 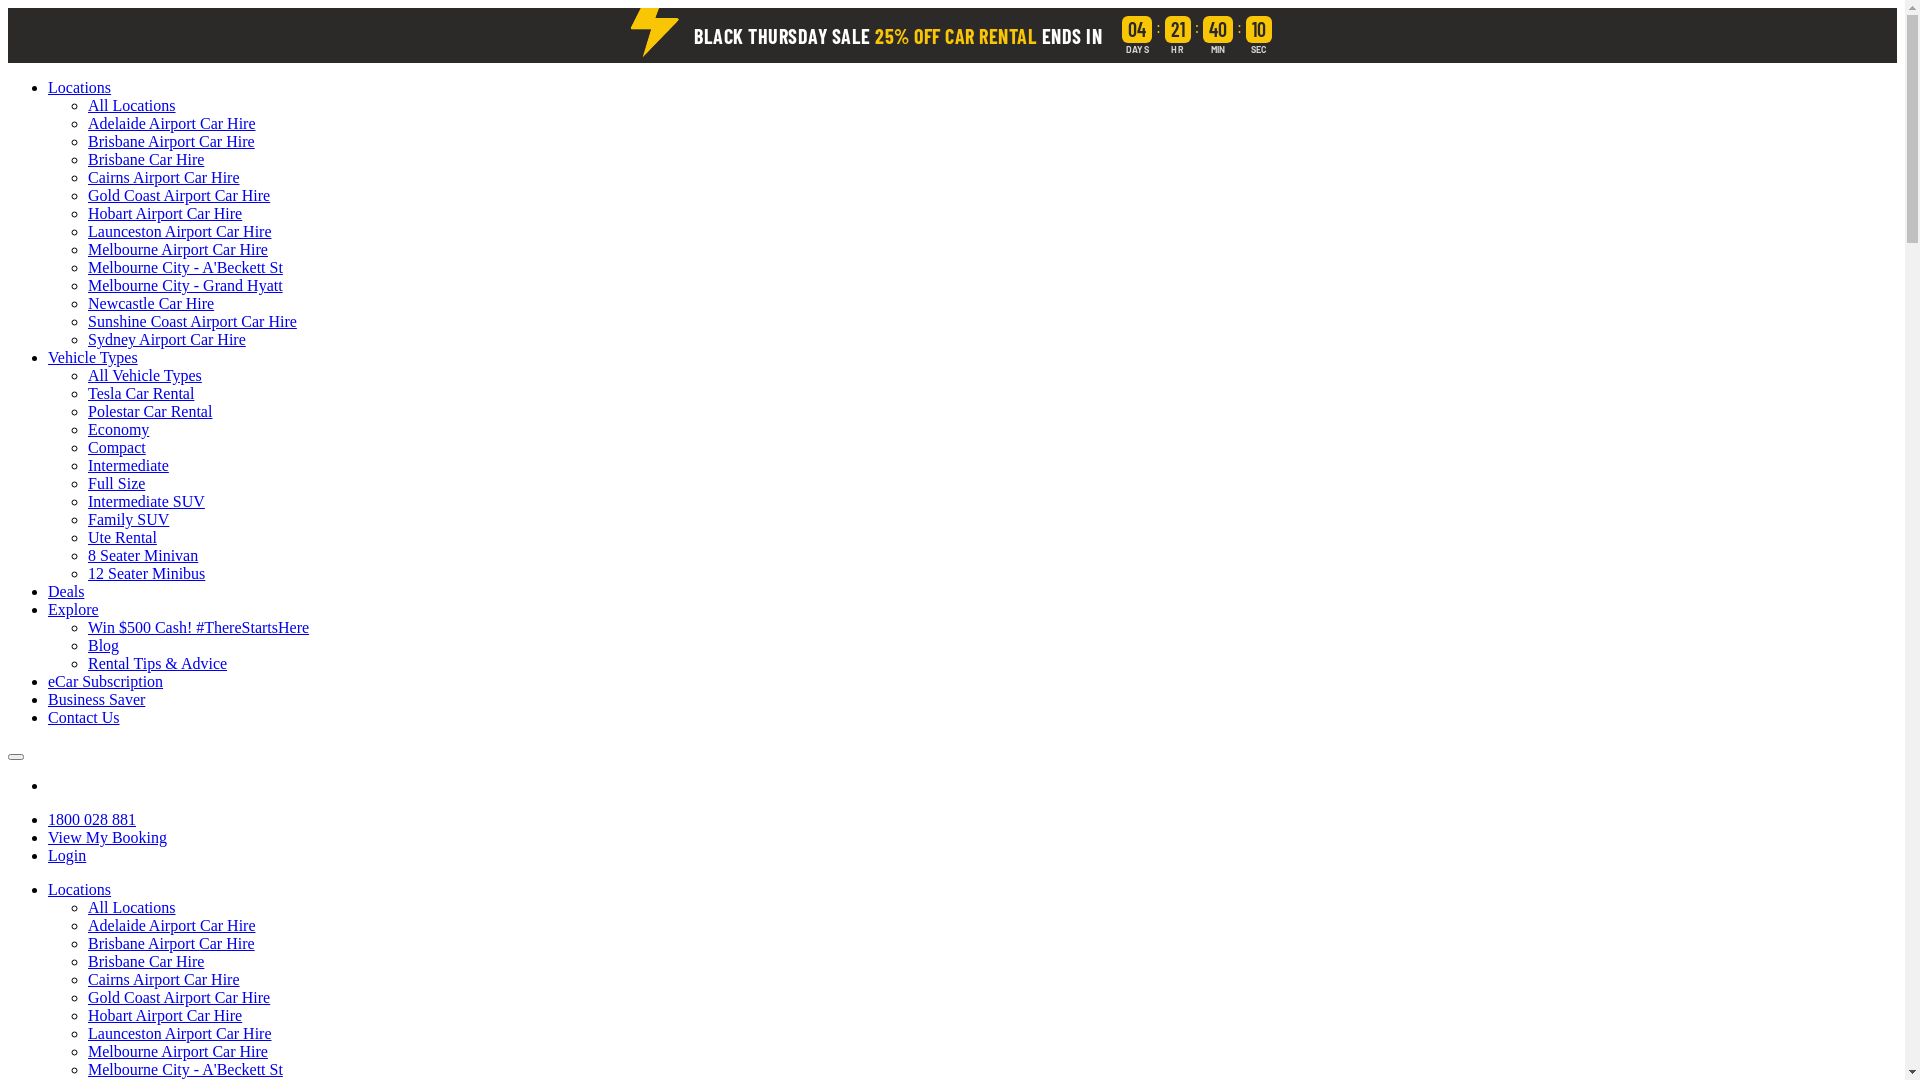 I want to click on 'Full Size', so click(x=115, y=483).